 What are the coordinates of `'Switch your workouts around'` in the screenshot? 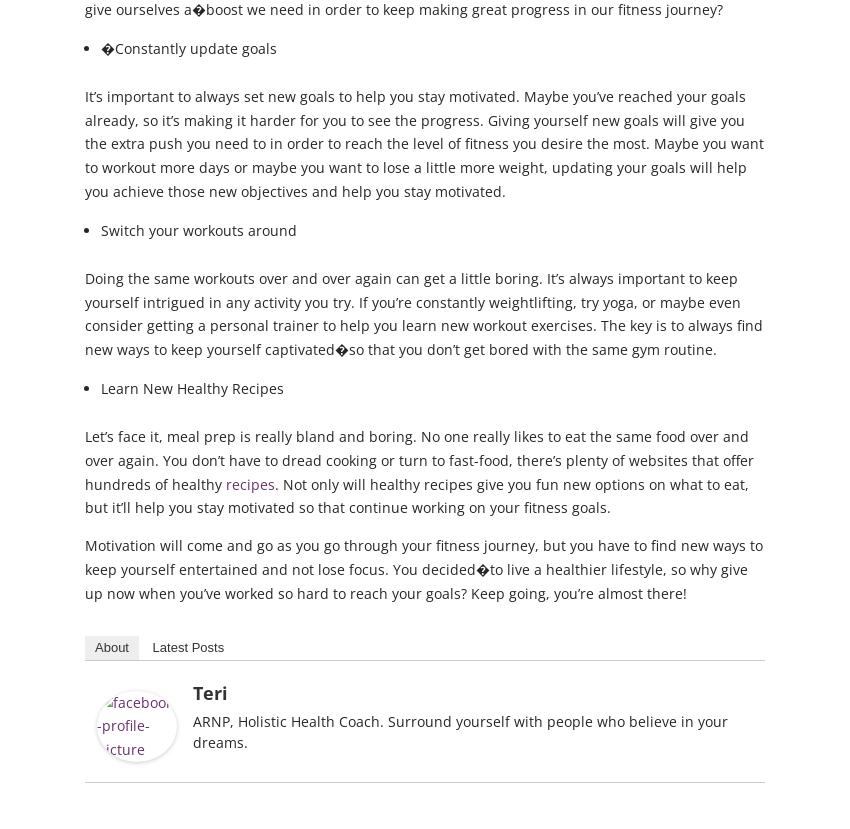 It's located at (99, 229).